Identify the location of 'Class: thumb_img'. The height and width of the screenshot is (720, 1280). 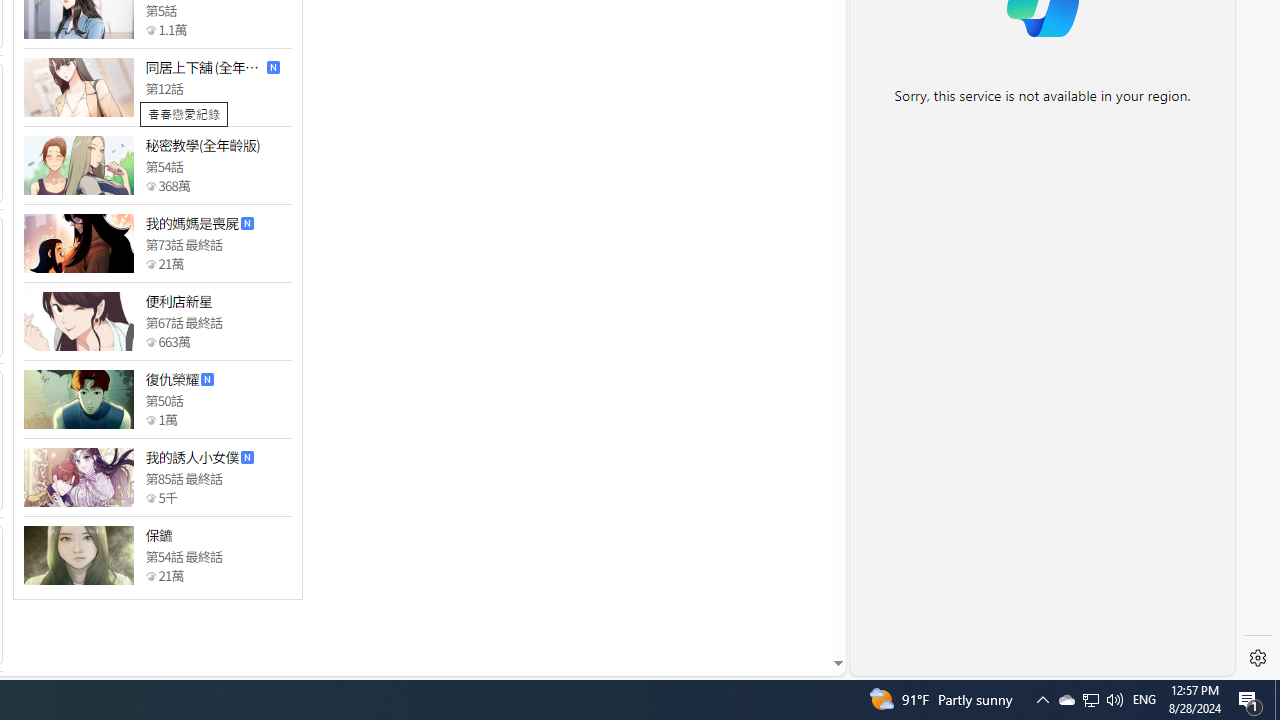
(78, 555).